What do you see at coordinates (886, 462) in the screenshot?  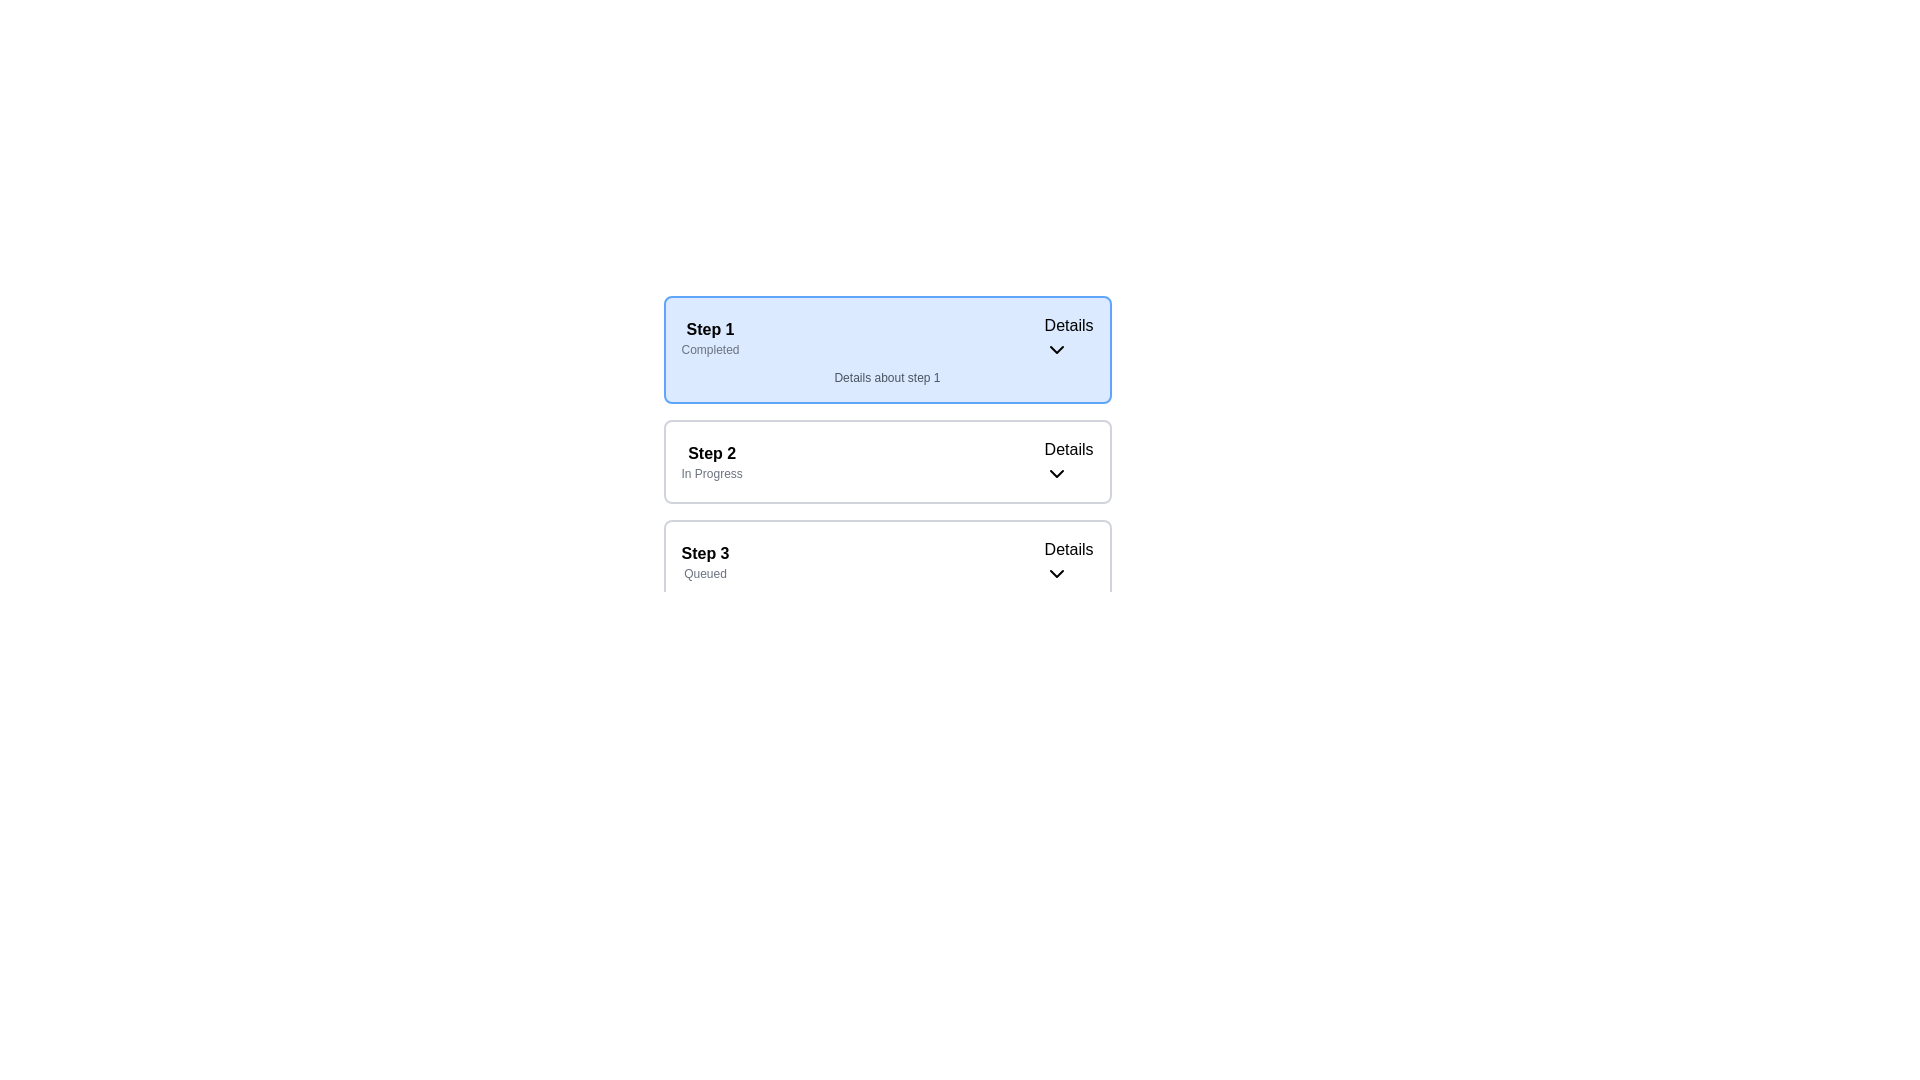 I see `the Collapsible status display section that shows the current status of Step 2 ('In Progress') and provides a 'Details' option` at bounding box center [886, 462].